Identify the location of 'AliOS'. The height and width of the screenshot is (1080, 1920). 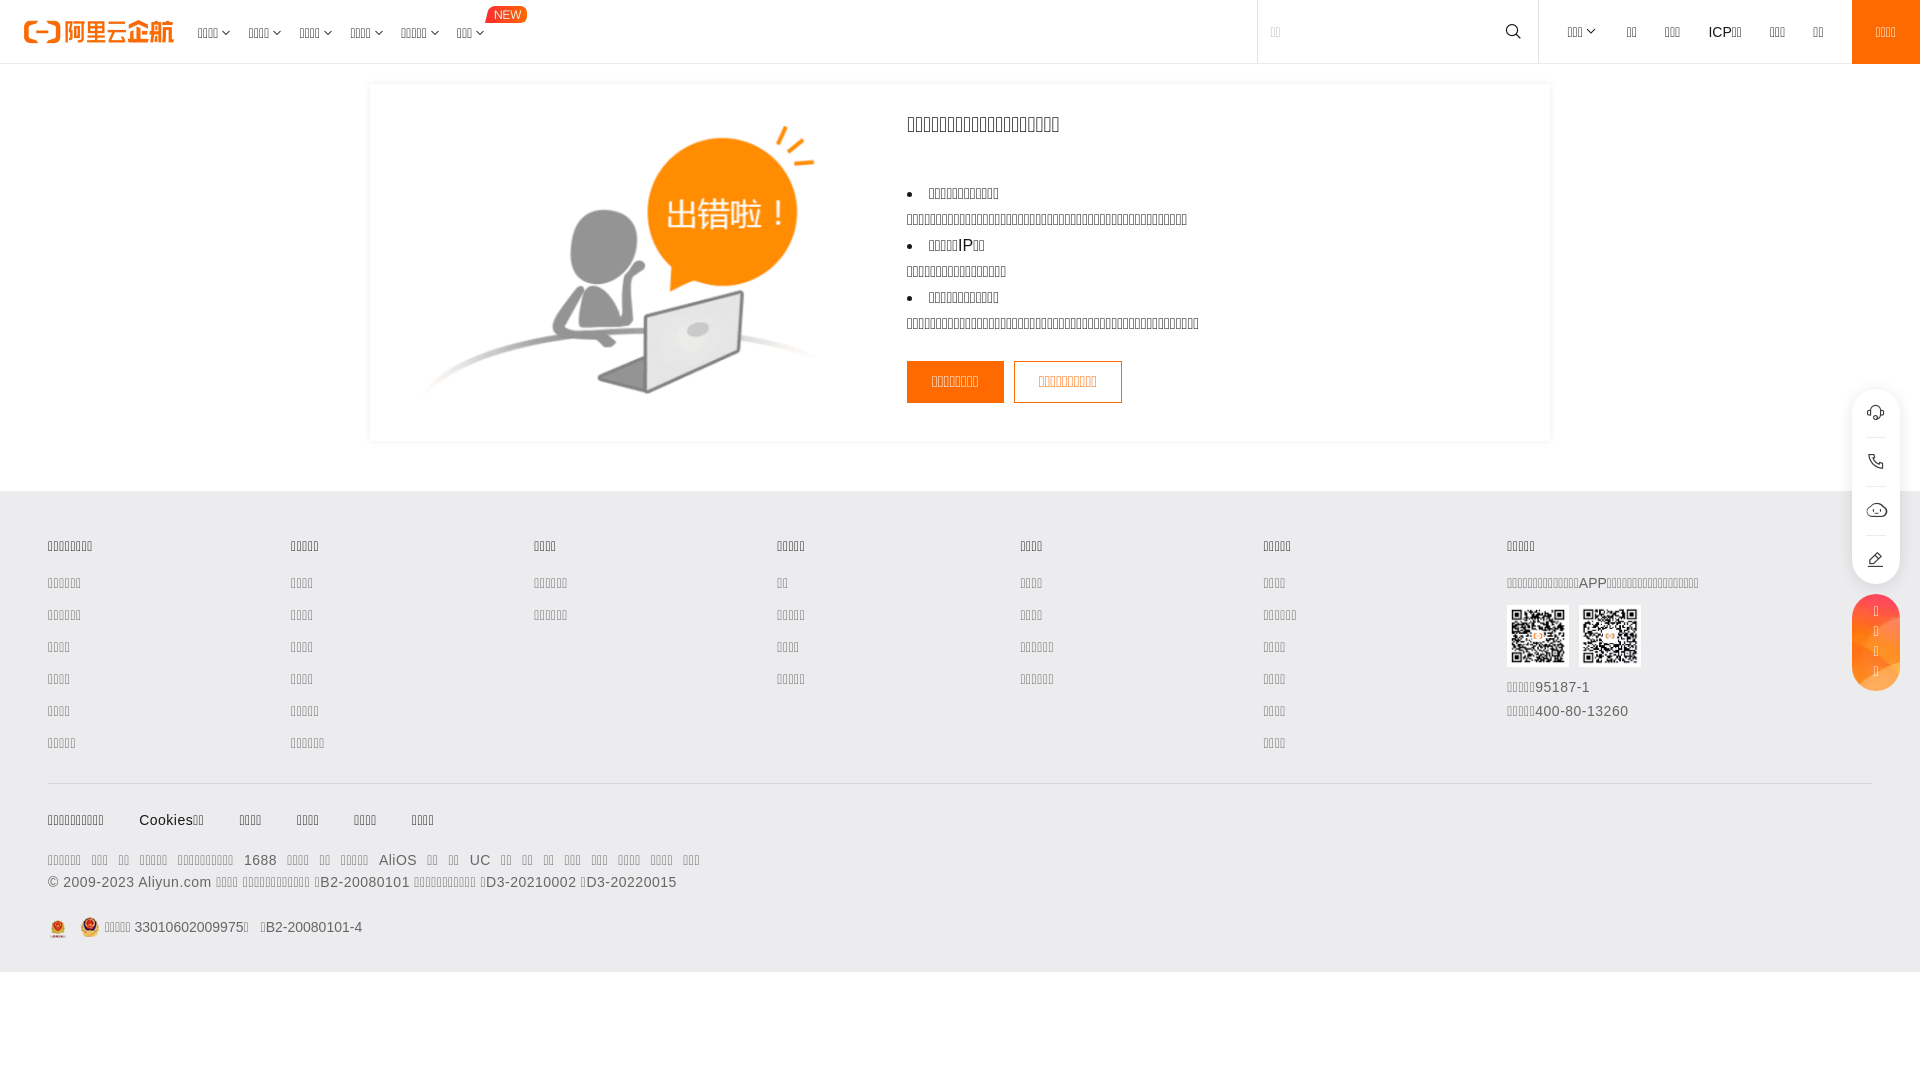
(398, 859).